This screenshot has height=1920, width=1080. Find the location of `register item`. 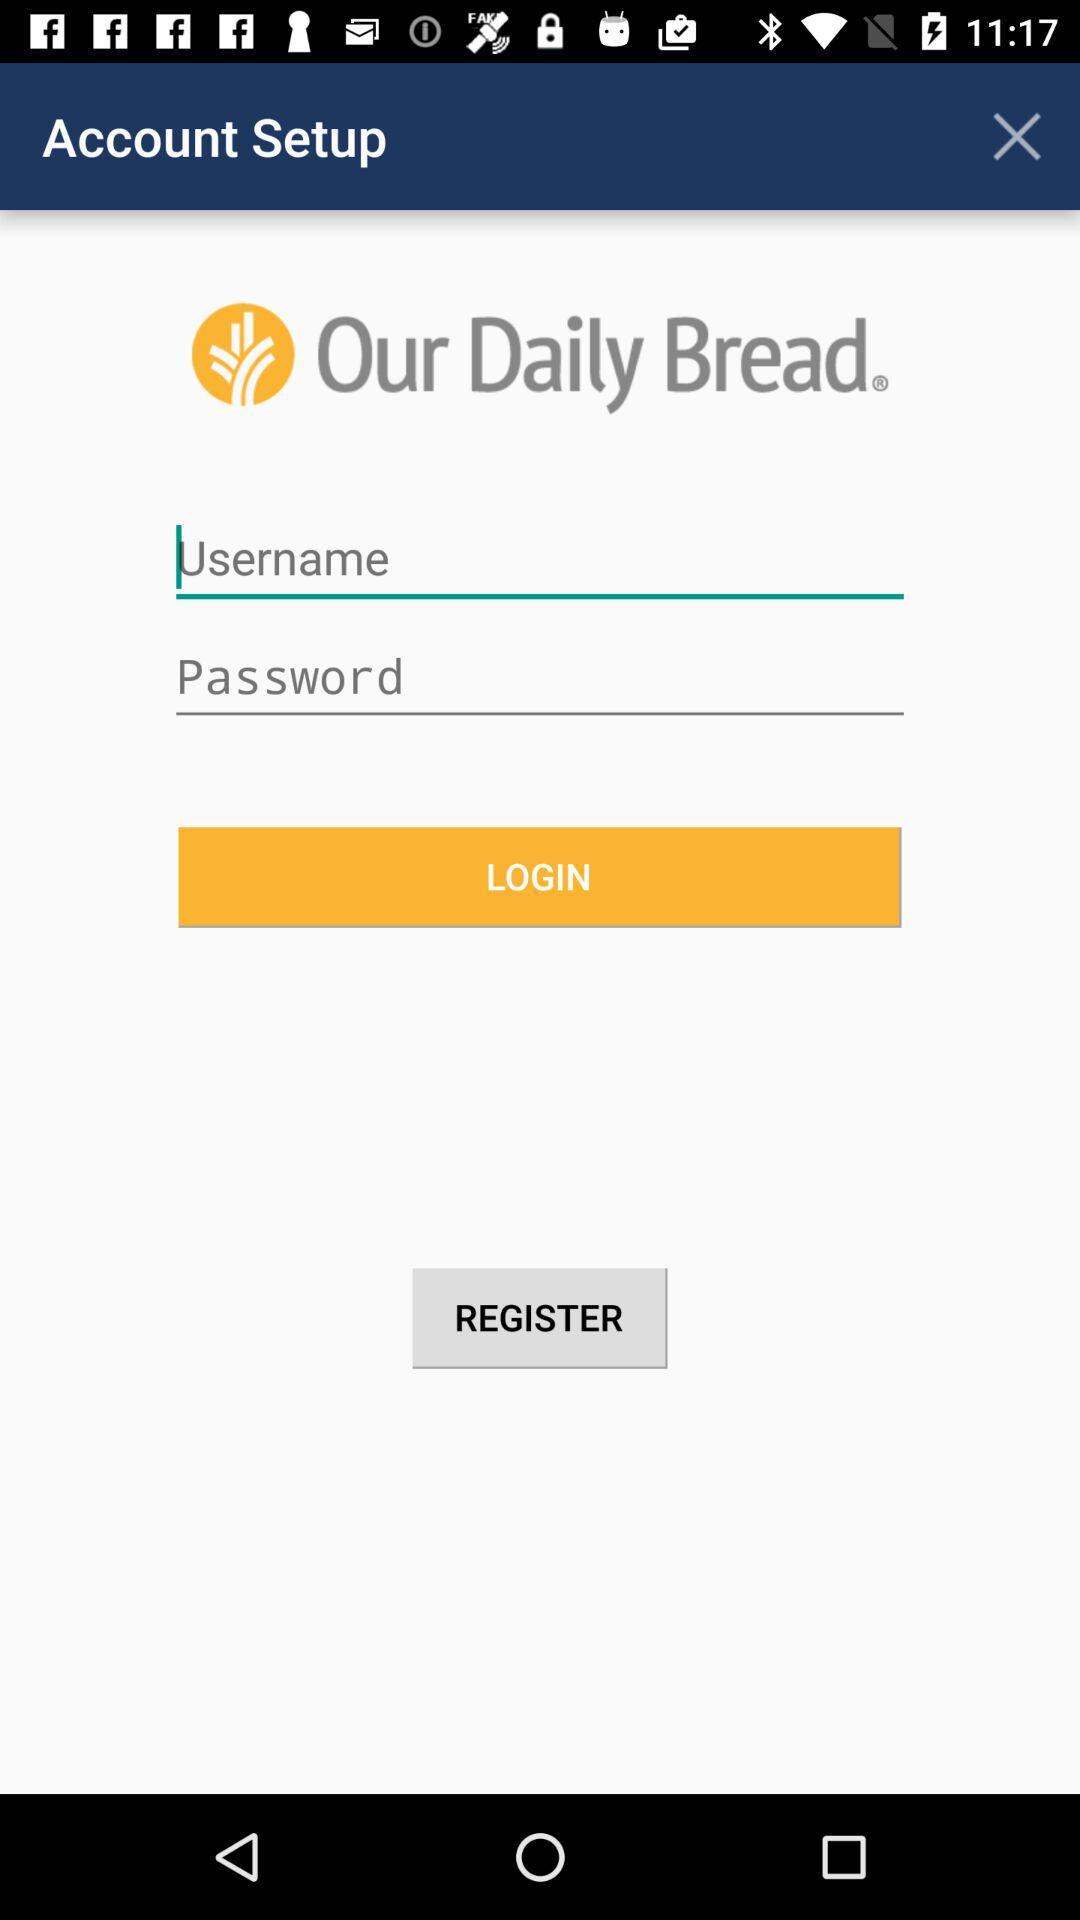

register item is located at coordinates (540, 1318).